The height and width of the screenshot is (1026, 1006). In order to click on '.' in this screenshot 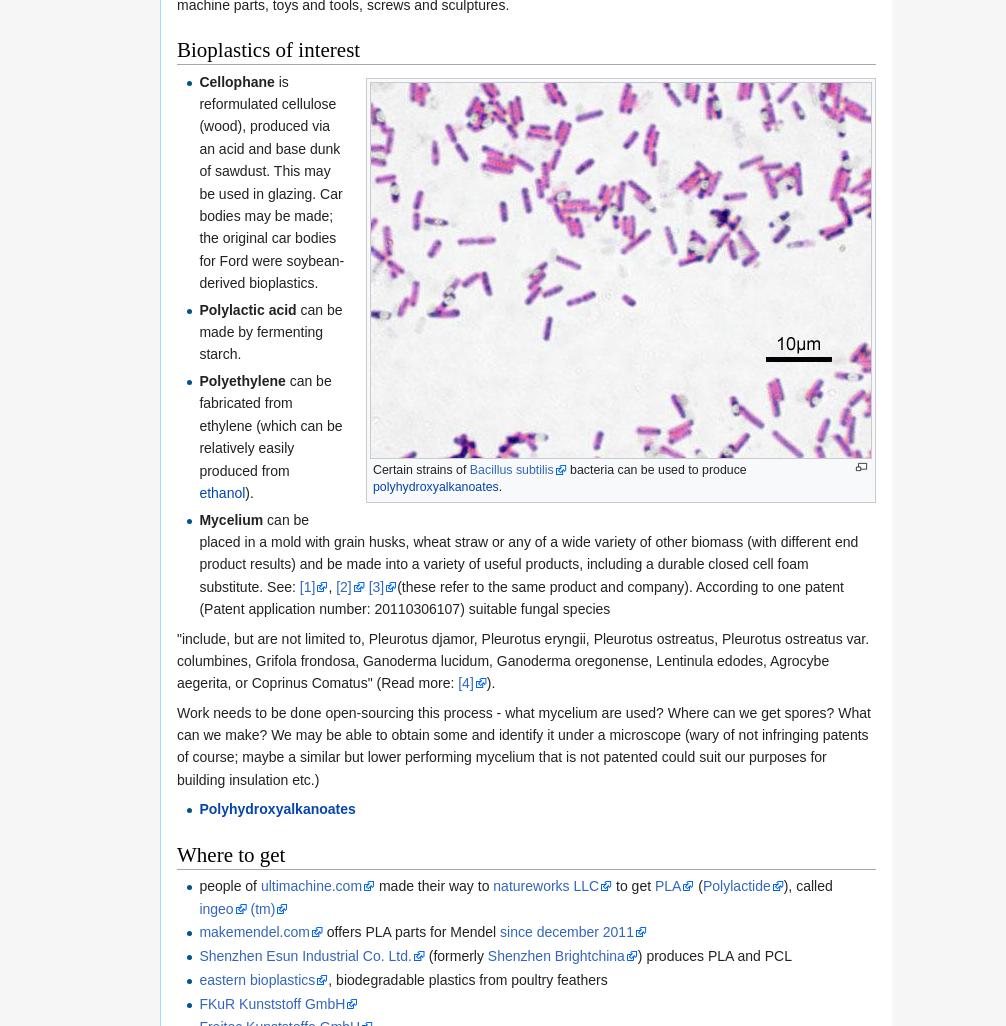, I will do `click(498, 485)`.